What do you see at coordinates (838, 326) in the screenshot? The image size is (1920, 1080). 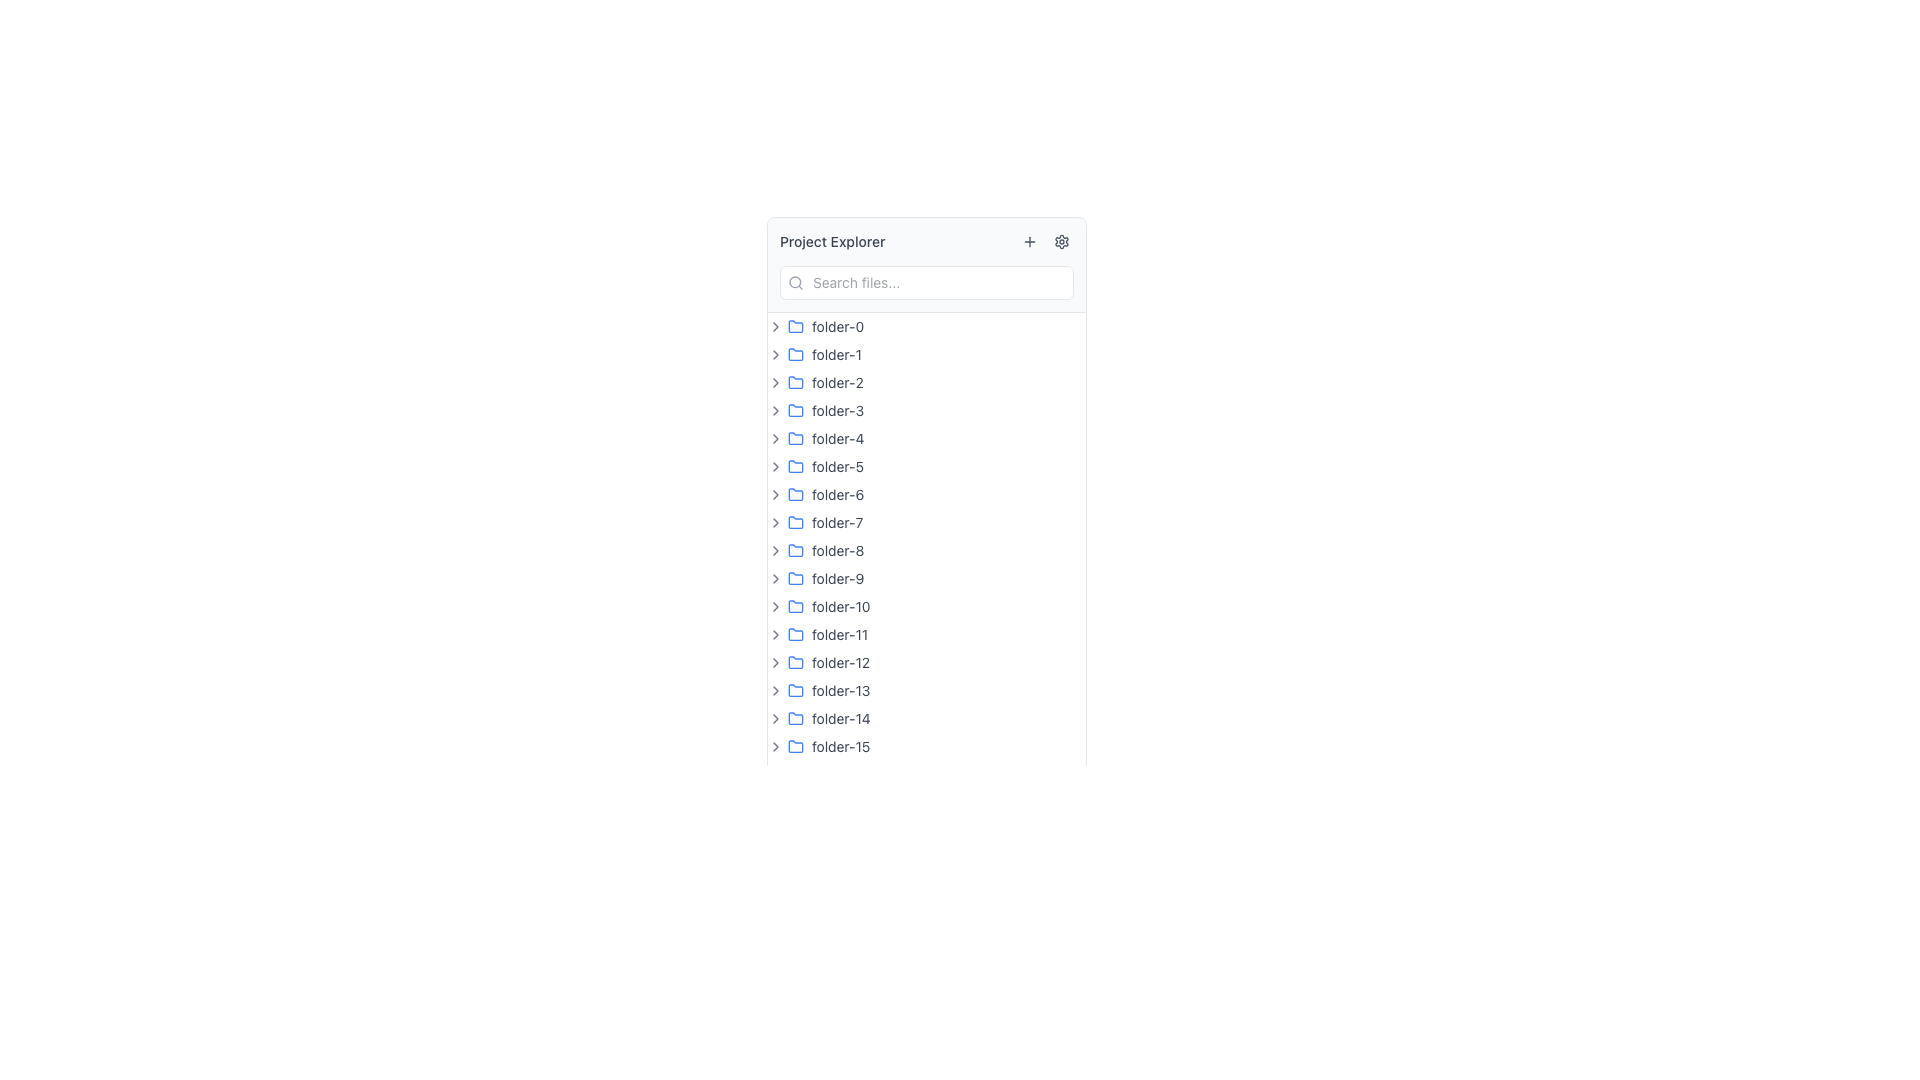 I see `the text label that serves as the name for the first folder in the vertical list of folders in the sidebar, located to the right of the blue folder icon and arrow icon` at bounding box center [838, 326].